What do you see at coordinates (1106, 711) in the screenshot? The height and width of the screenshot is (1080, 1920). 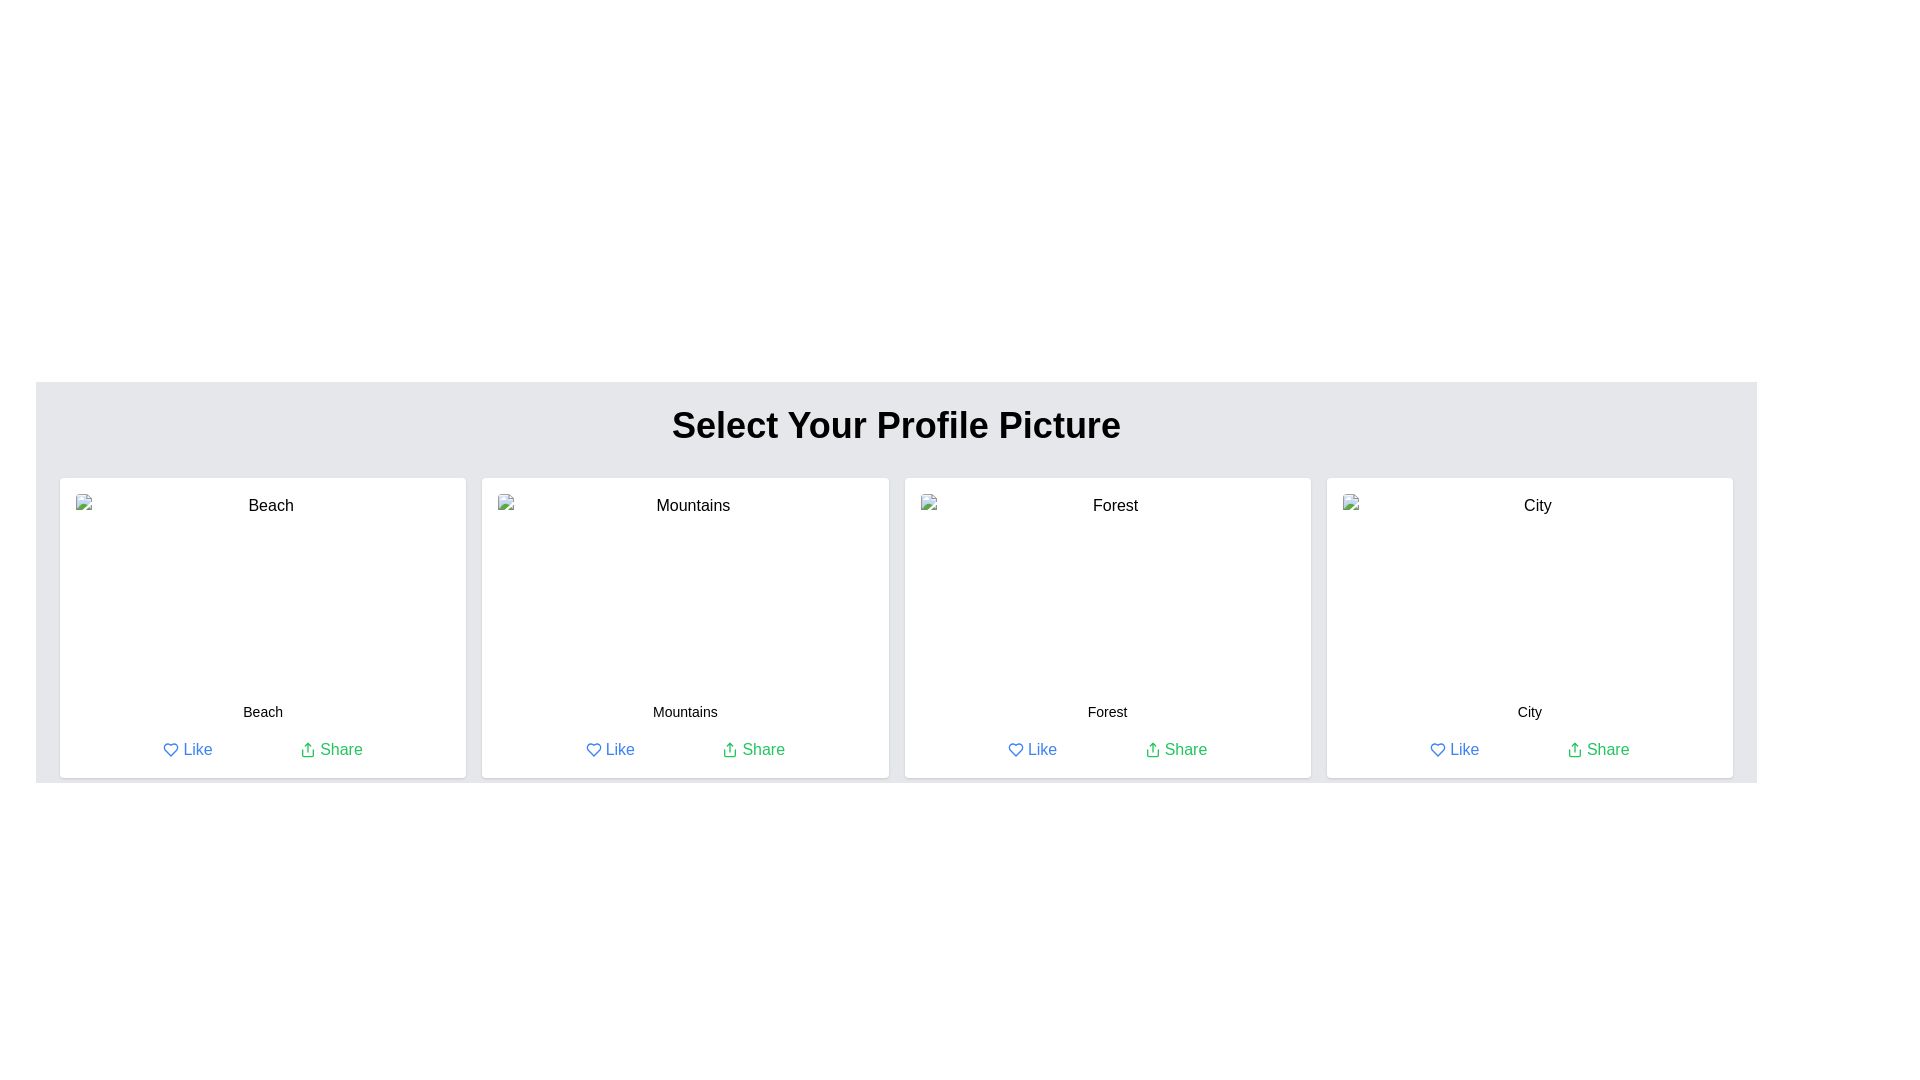 I see `the Text label located below the forest image in the third card from the left, which provides a description for the item and is positioned above the 'Like Share' section` at bounding box center [1106, 711].